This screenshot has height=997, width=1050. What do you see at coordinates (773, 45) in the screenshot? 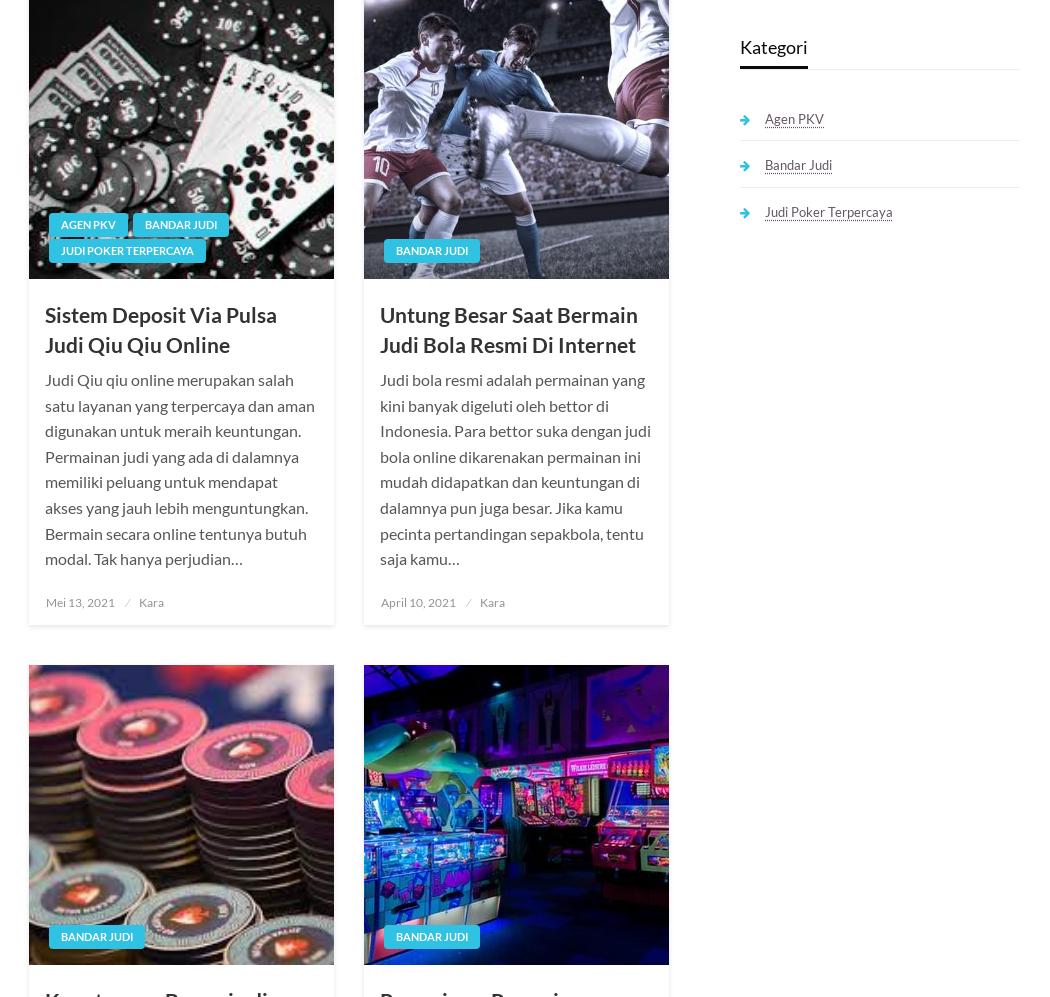
I see `'Kategori'` at bounding box center [773, 45].